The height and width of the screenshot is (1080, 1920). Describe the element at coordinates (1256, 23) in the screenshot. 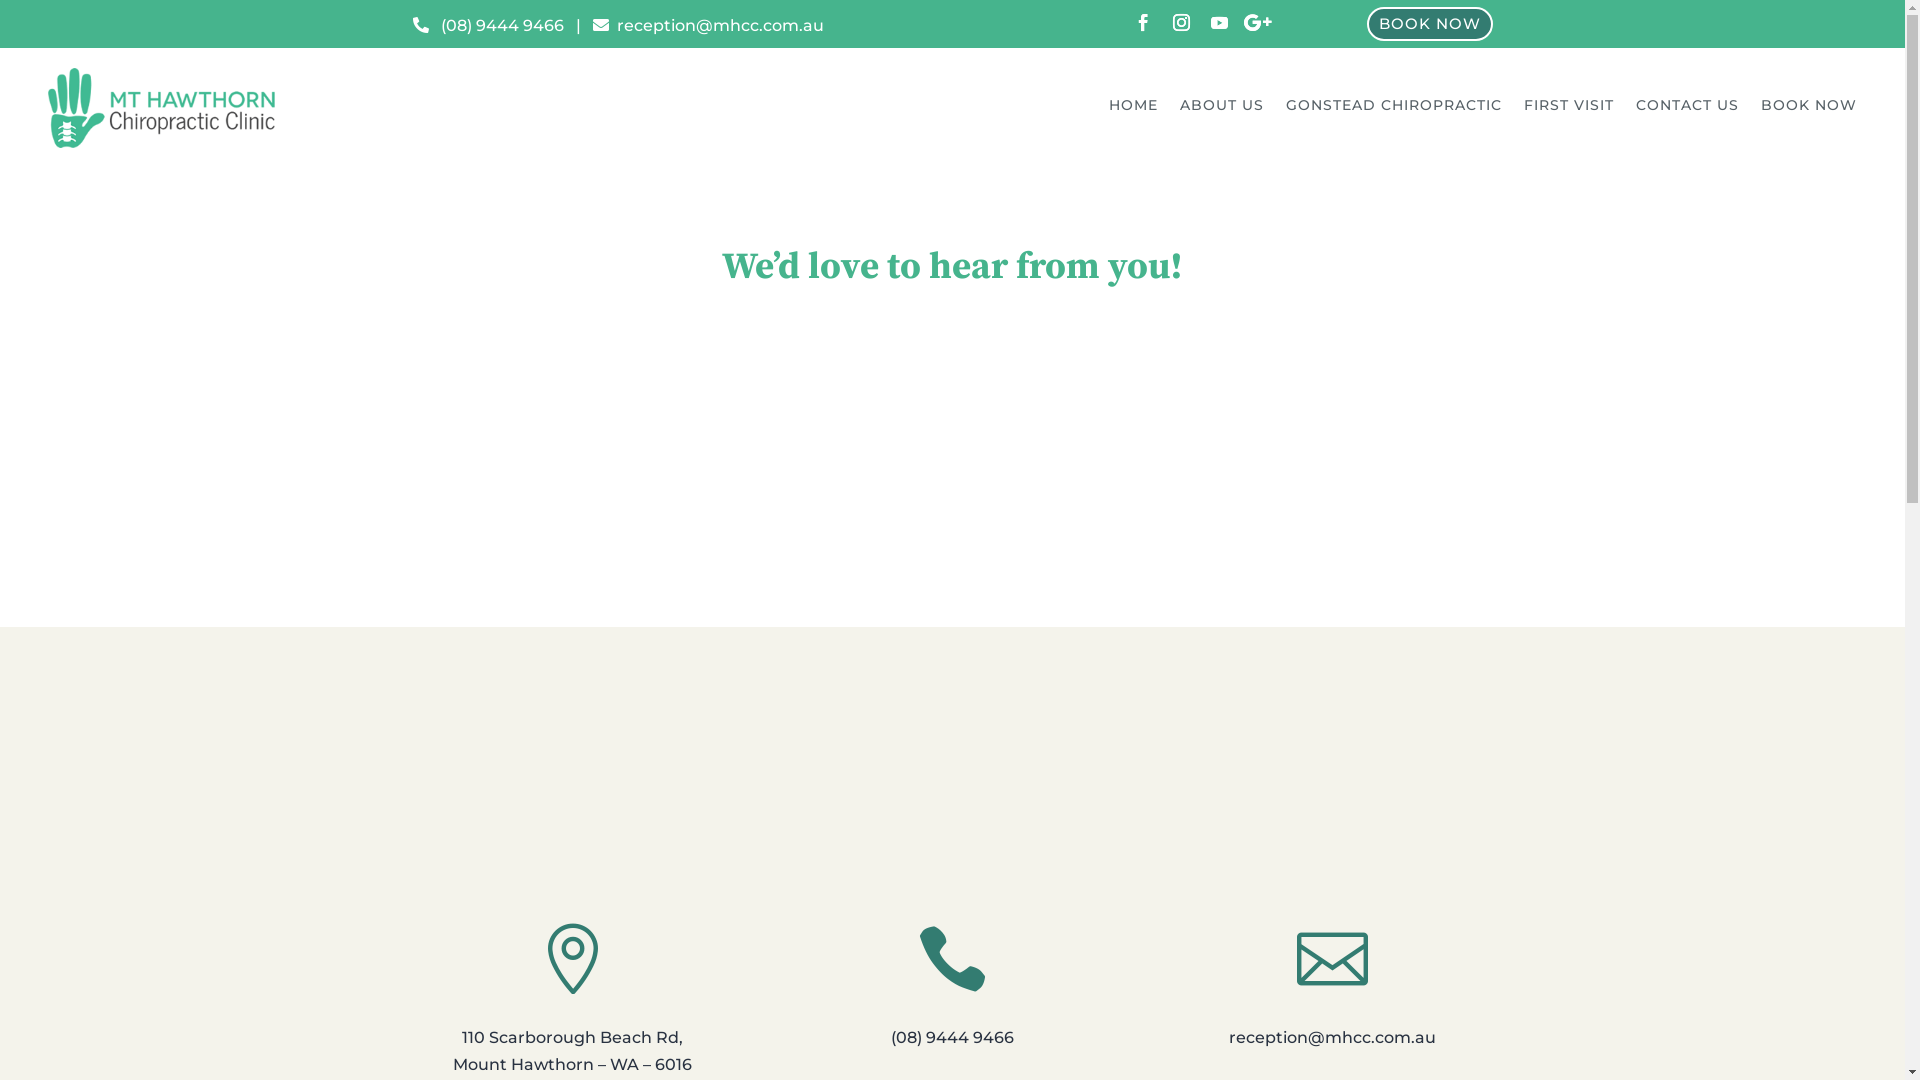

I see `'Follow on Google+'` at that location.